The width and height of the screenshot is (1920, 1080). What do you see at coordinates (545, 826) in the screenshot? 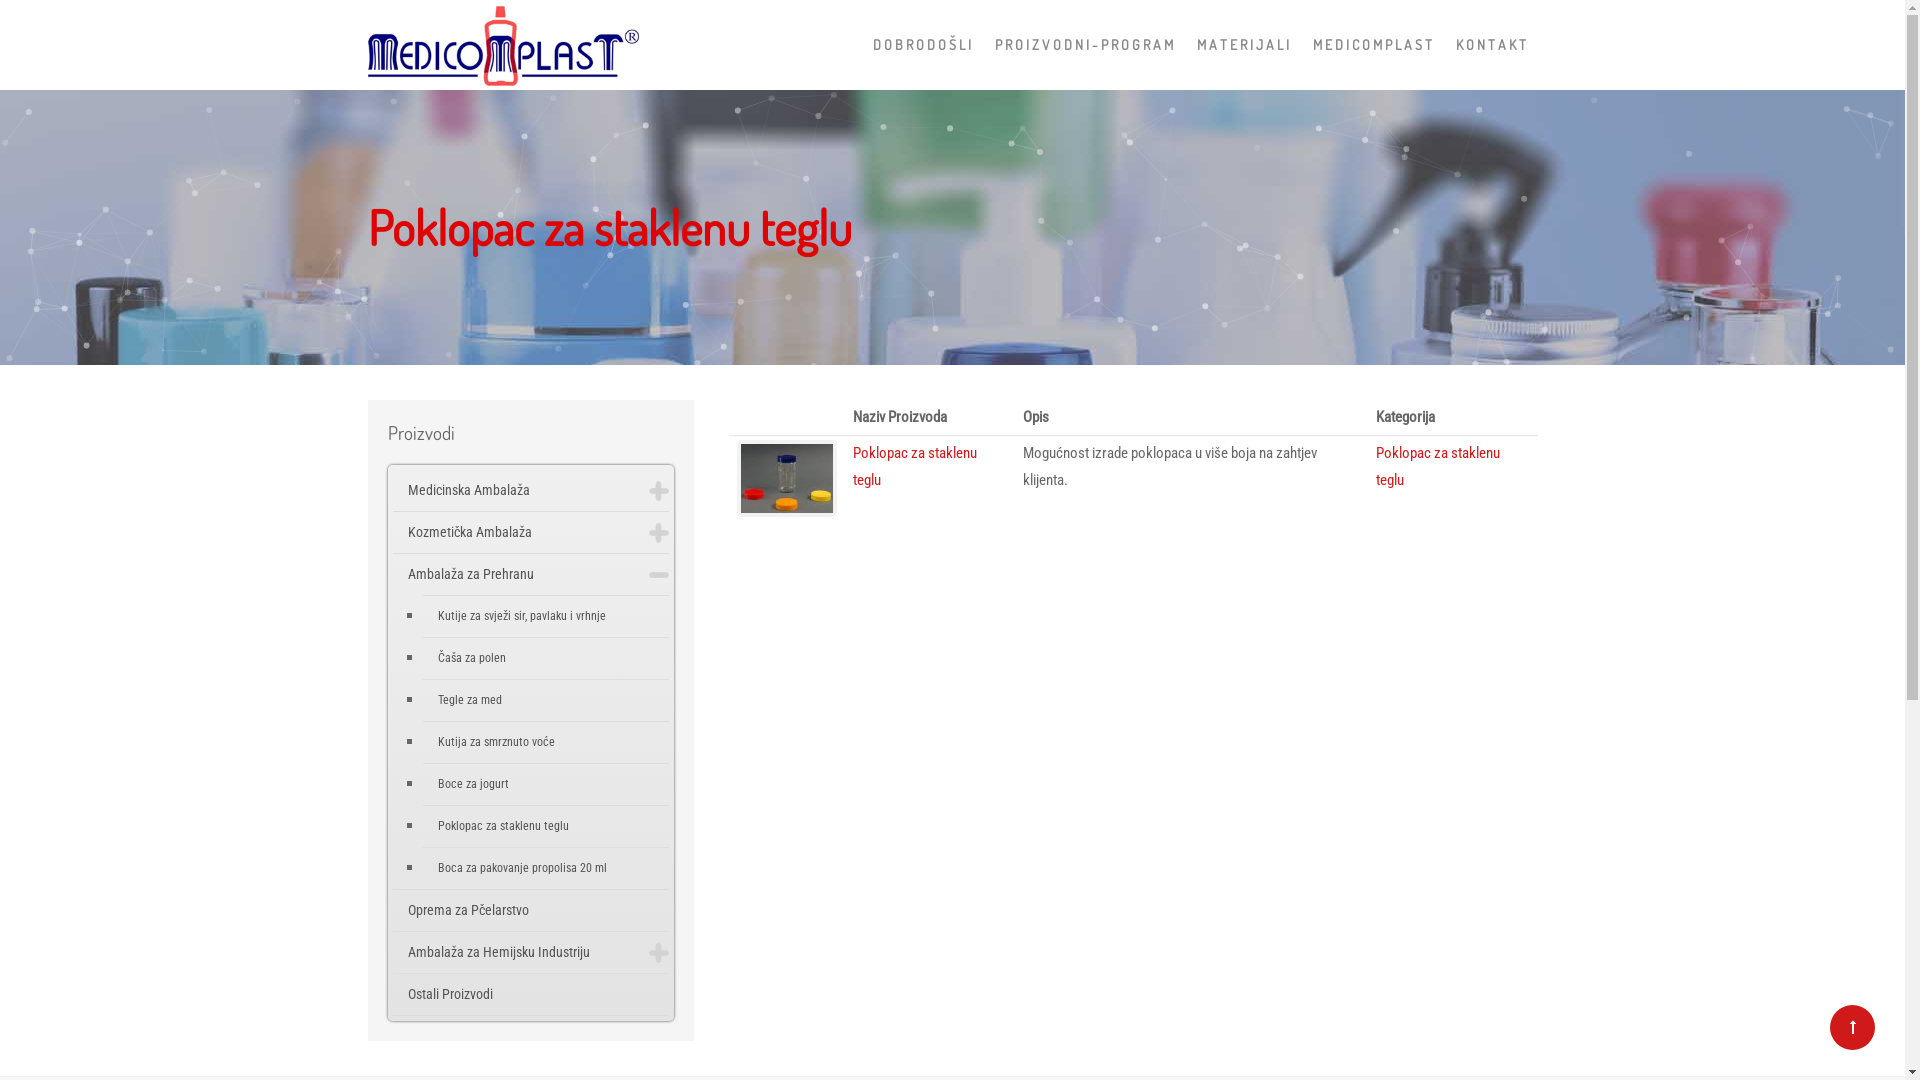
I see `'Poklopac za staklenu teglu'` at bounding box center [545, 826].